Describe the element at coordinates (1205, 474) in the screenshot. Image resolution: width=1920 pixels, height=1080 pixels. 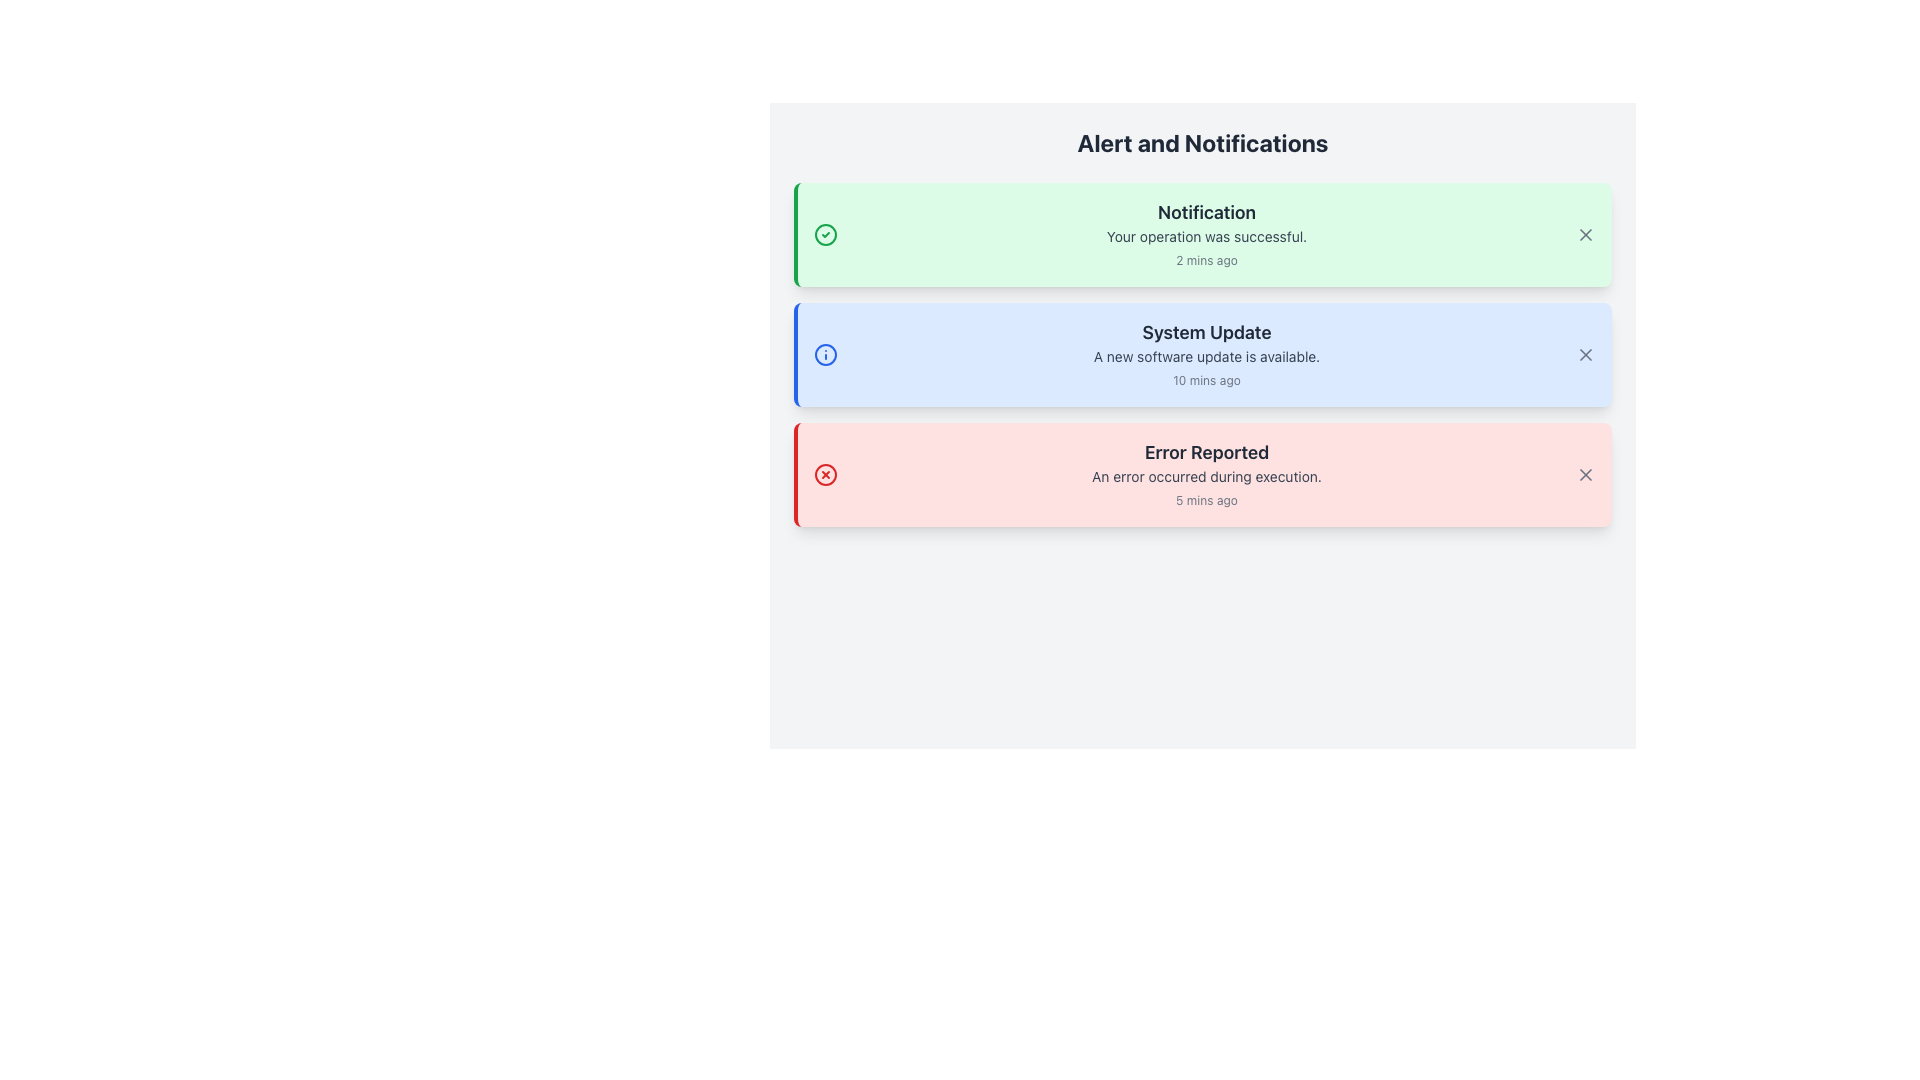
I see `the Notification card displaying an error message, which is the third card in the vertical stack of notifications labeled 'Alert and Notifications'` at that location.